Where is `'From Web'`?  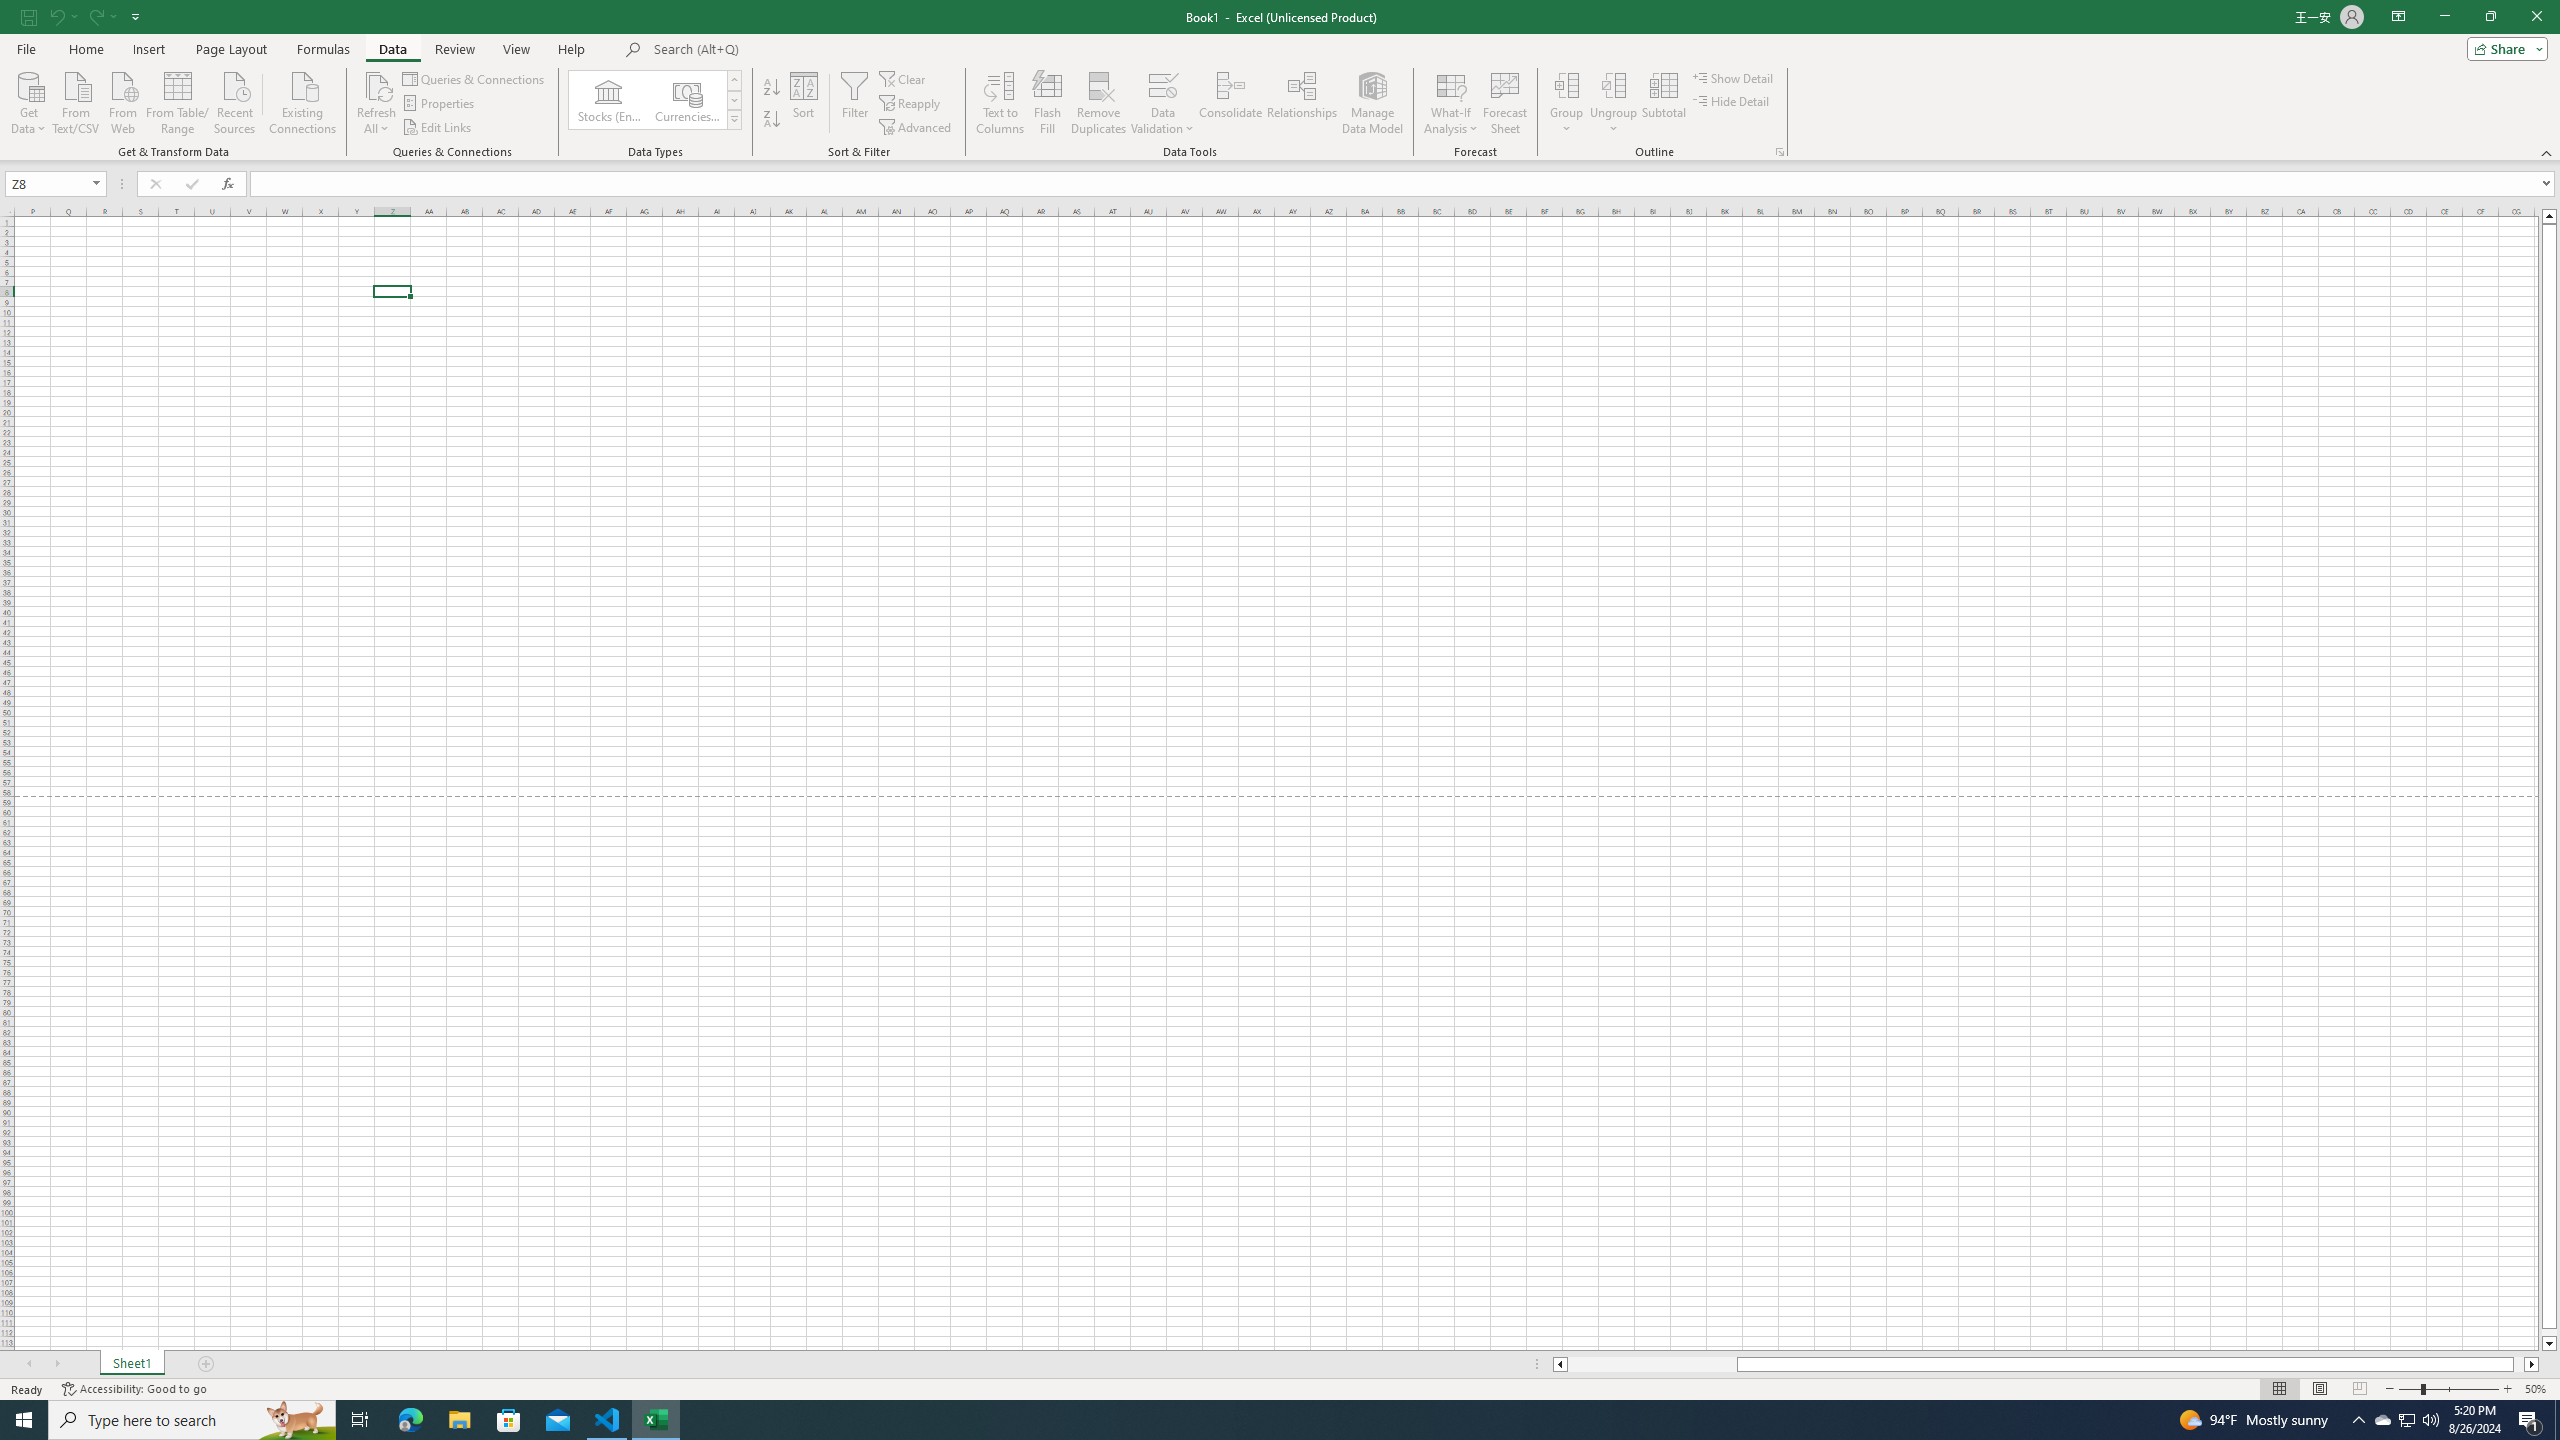
'From Web' is located at coordinates (122, 100).